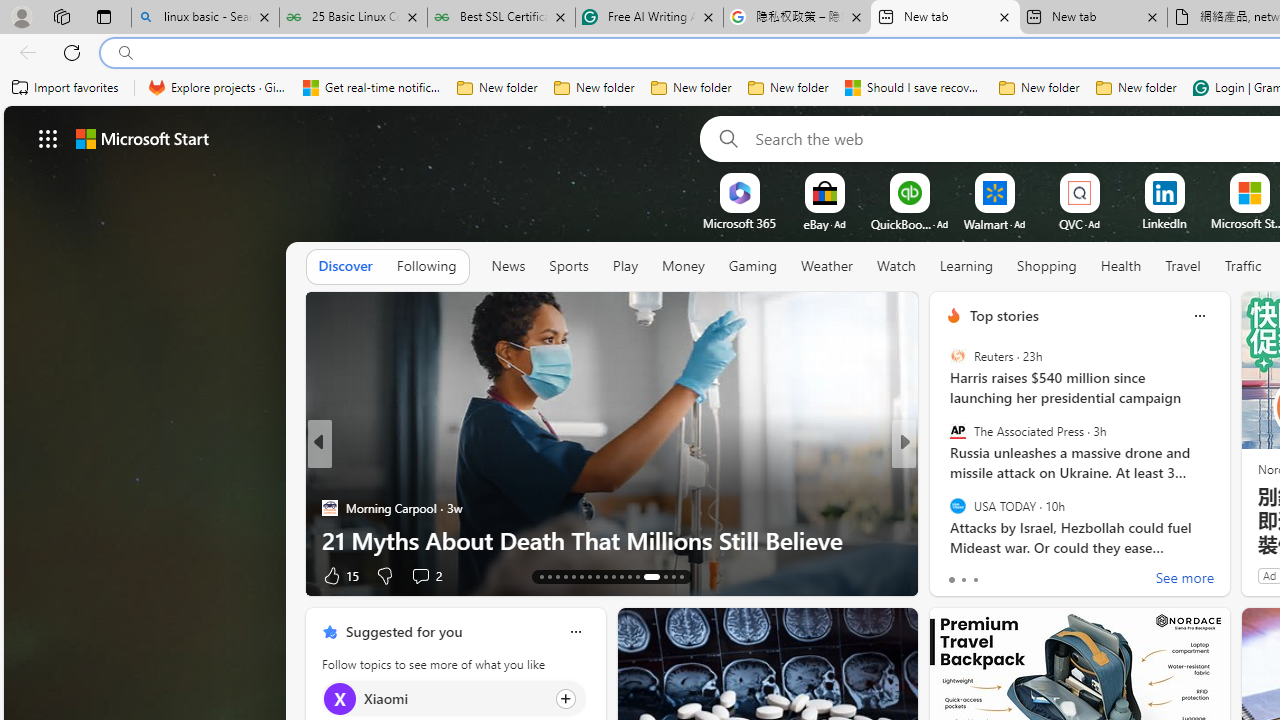 The width and height of the screenshot is (1280, 720). I want to click on 'AutomationID: tab-20', so click(596, 577).